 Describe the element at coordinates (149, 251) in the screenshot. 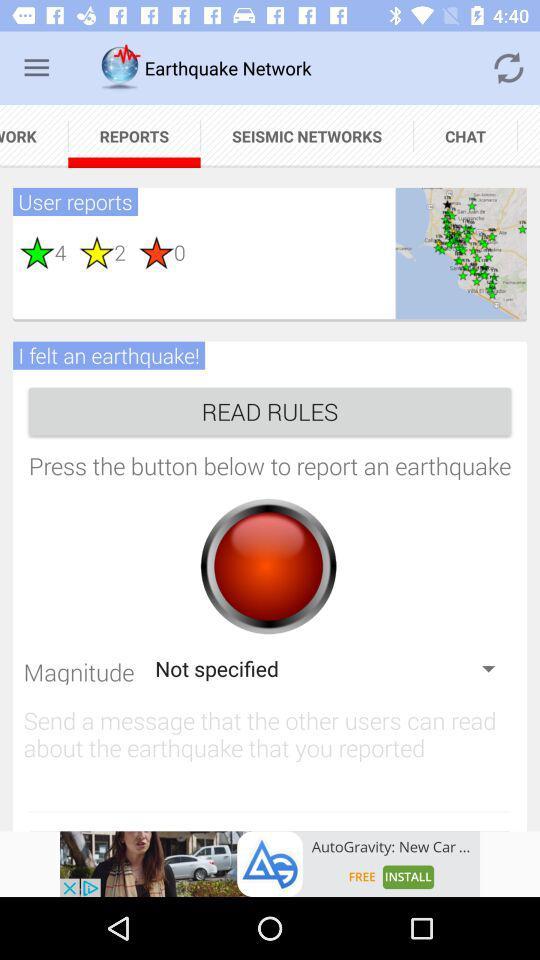

I see `the third star from the user reports` at that location.